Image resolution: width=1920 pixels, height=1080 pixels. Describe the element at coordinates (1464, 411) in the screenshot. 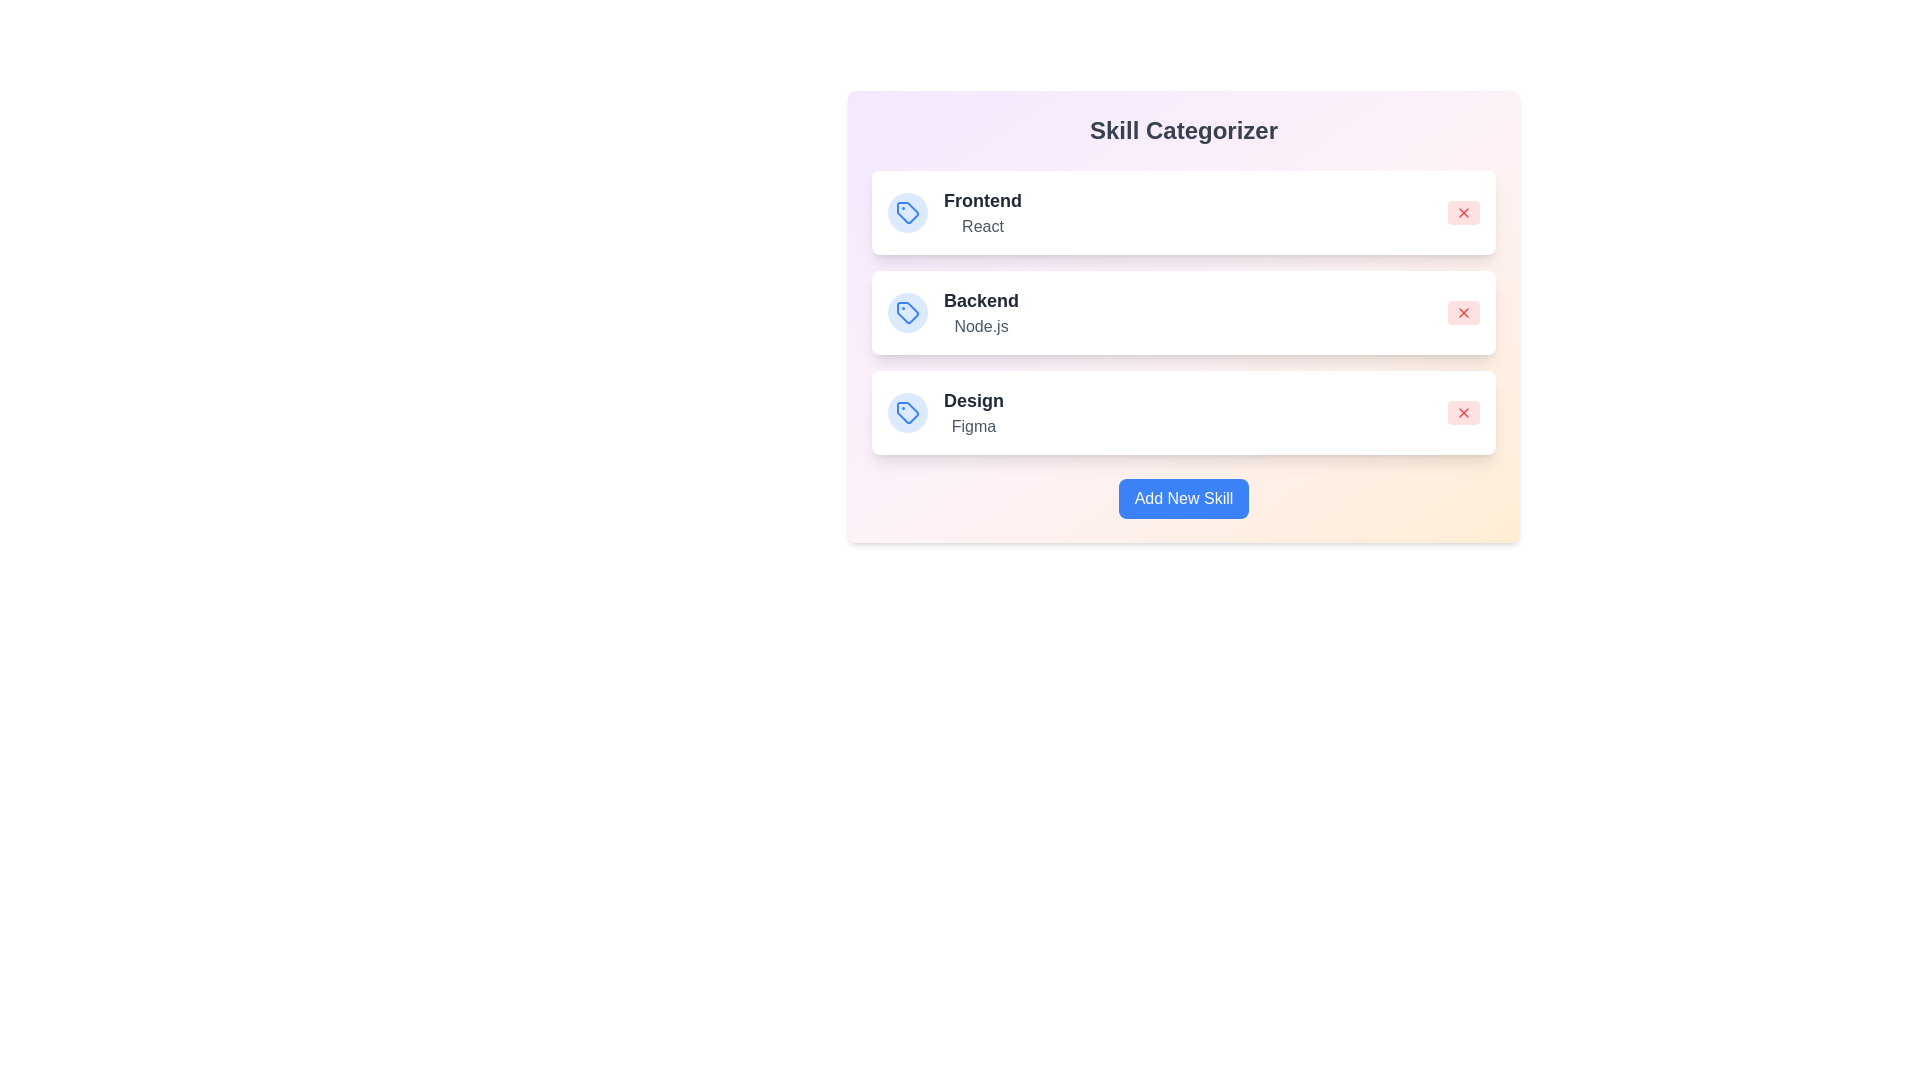

I see `'X' button to remove the skill associated with Design` at that location.